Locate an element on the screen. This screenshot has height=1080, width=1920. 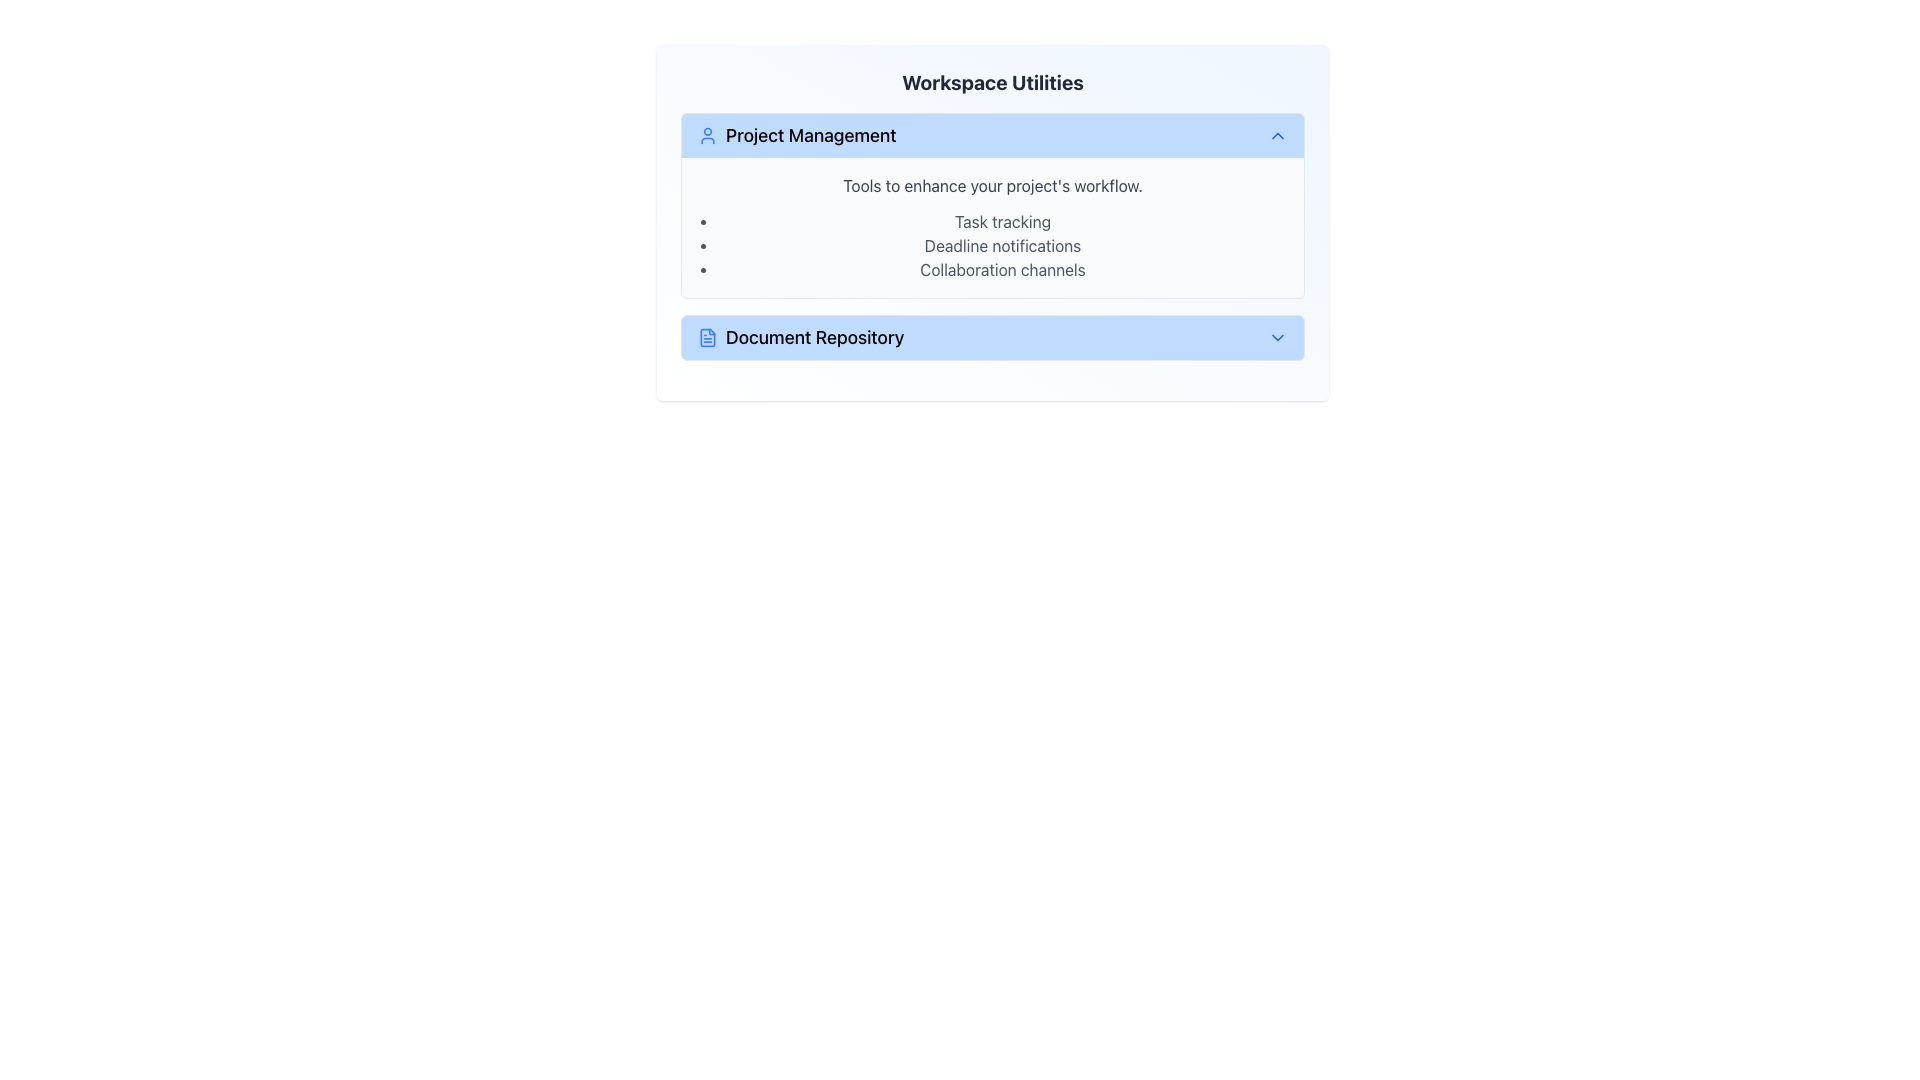
on the text 'Deadline notifications' located in the Project Management section of the Workspace Utilities panel is located at coordinates (1003, 245).